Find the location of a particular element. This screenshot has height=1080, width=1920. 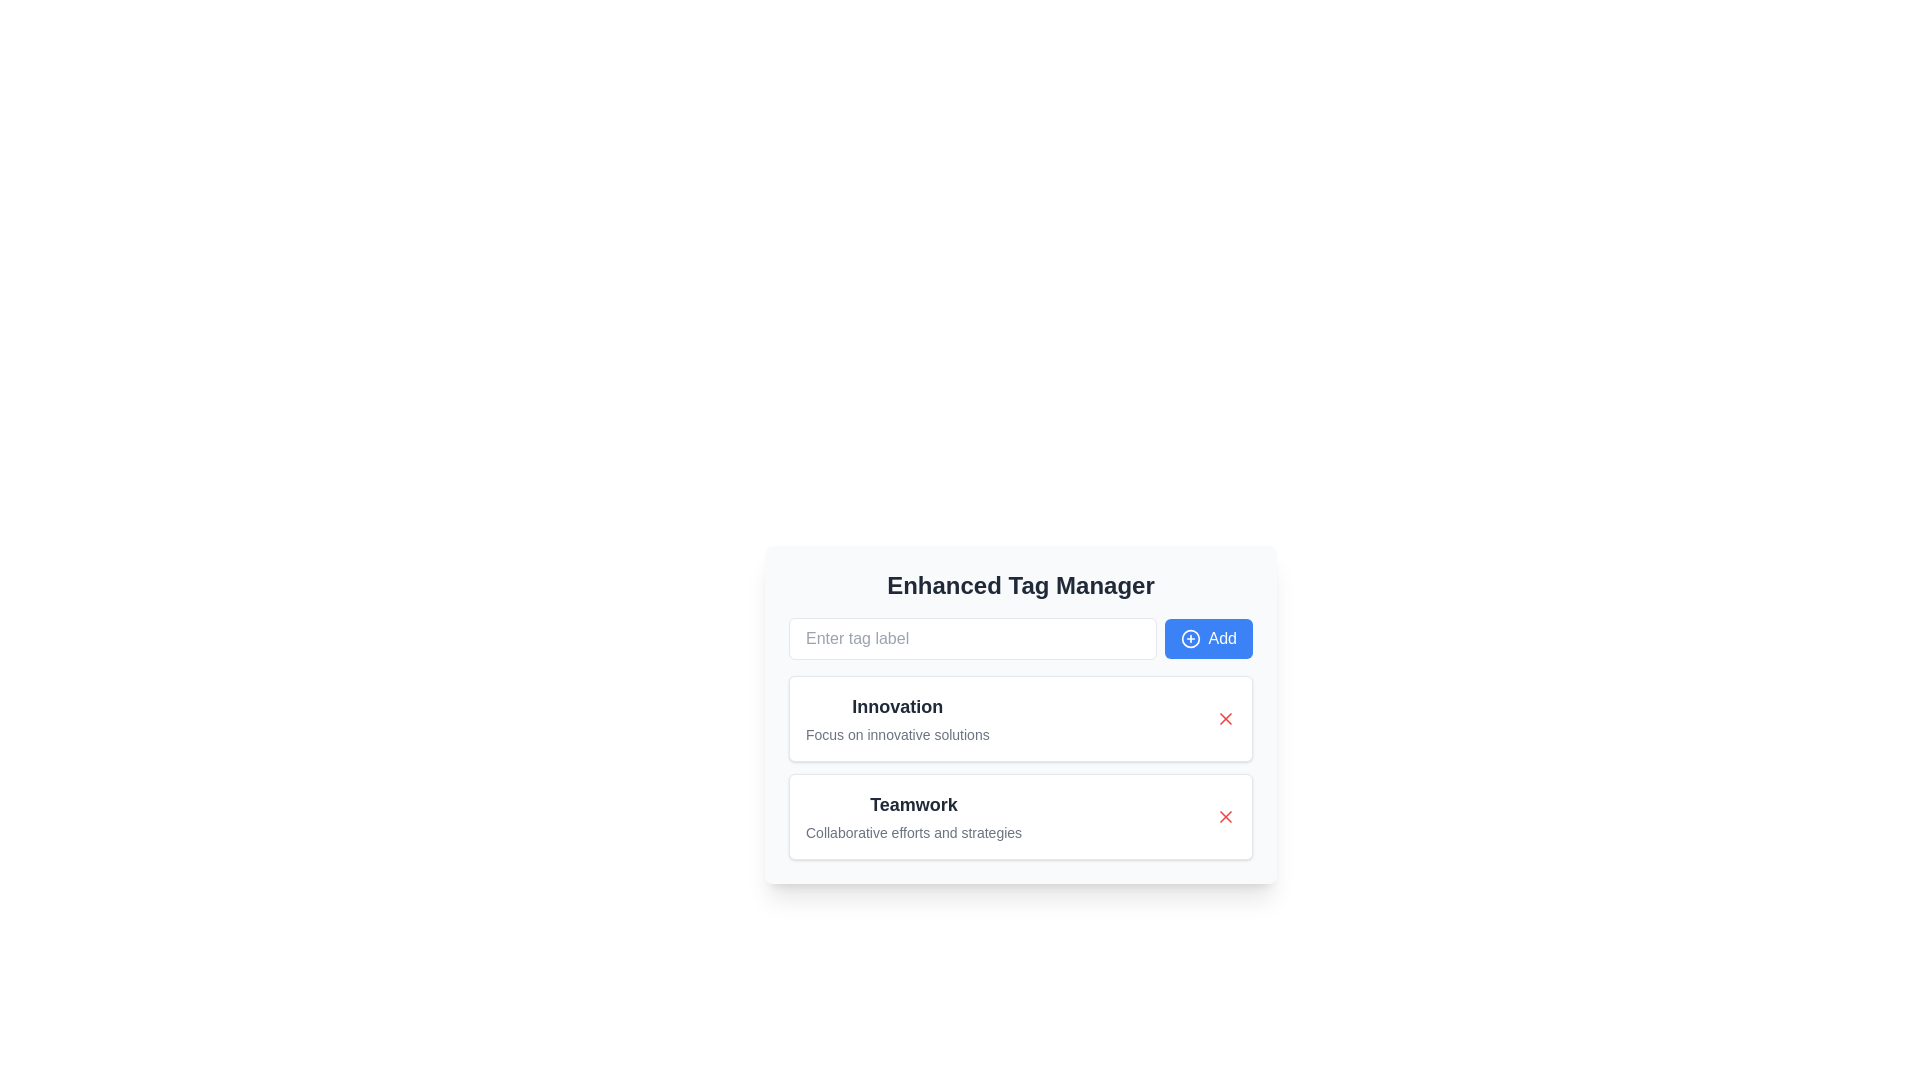

the 'Teamwork' text label, which is located within the second group under 'Enhanced Tag Manager', positioned above 'Collaborative efforts and strategies' is located at coordinates (913, 804).